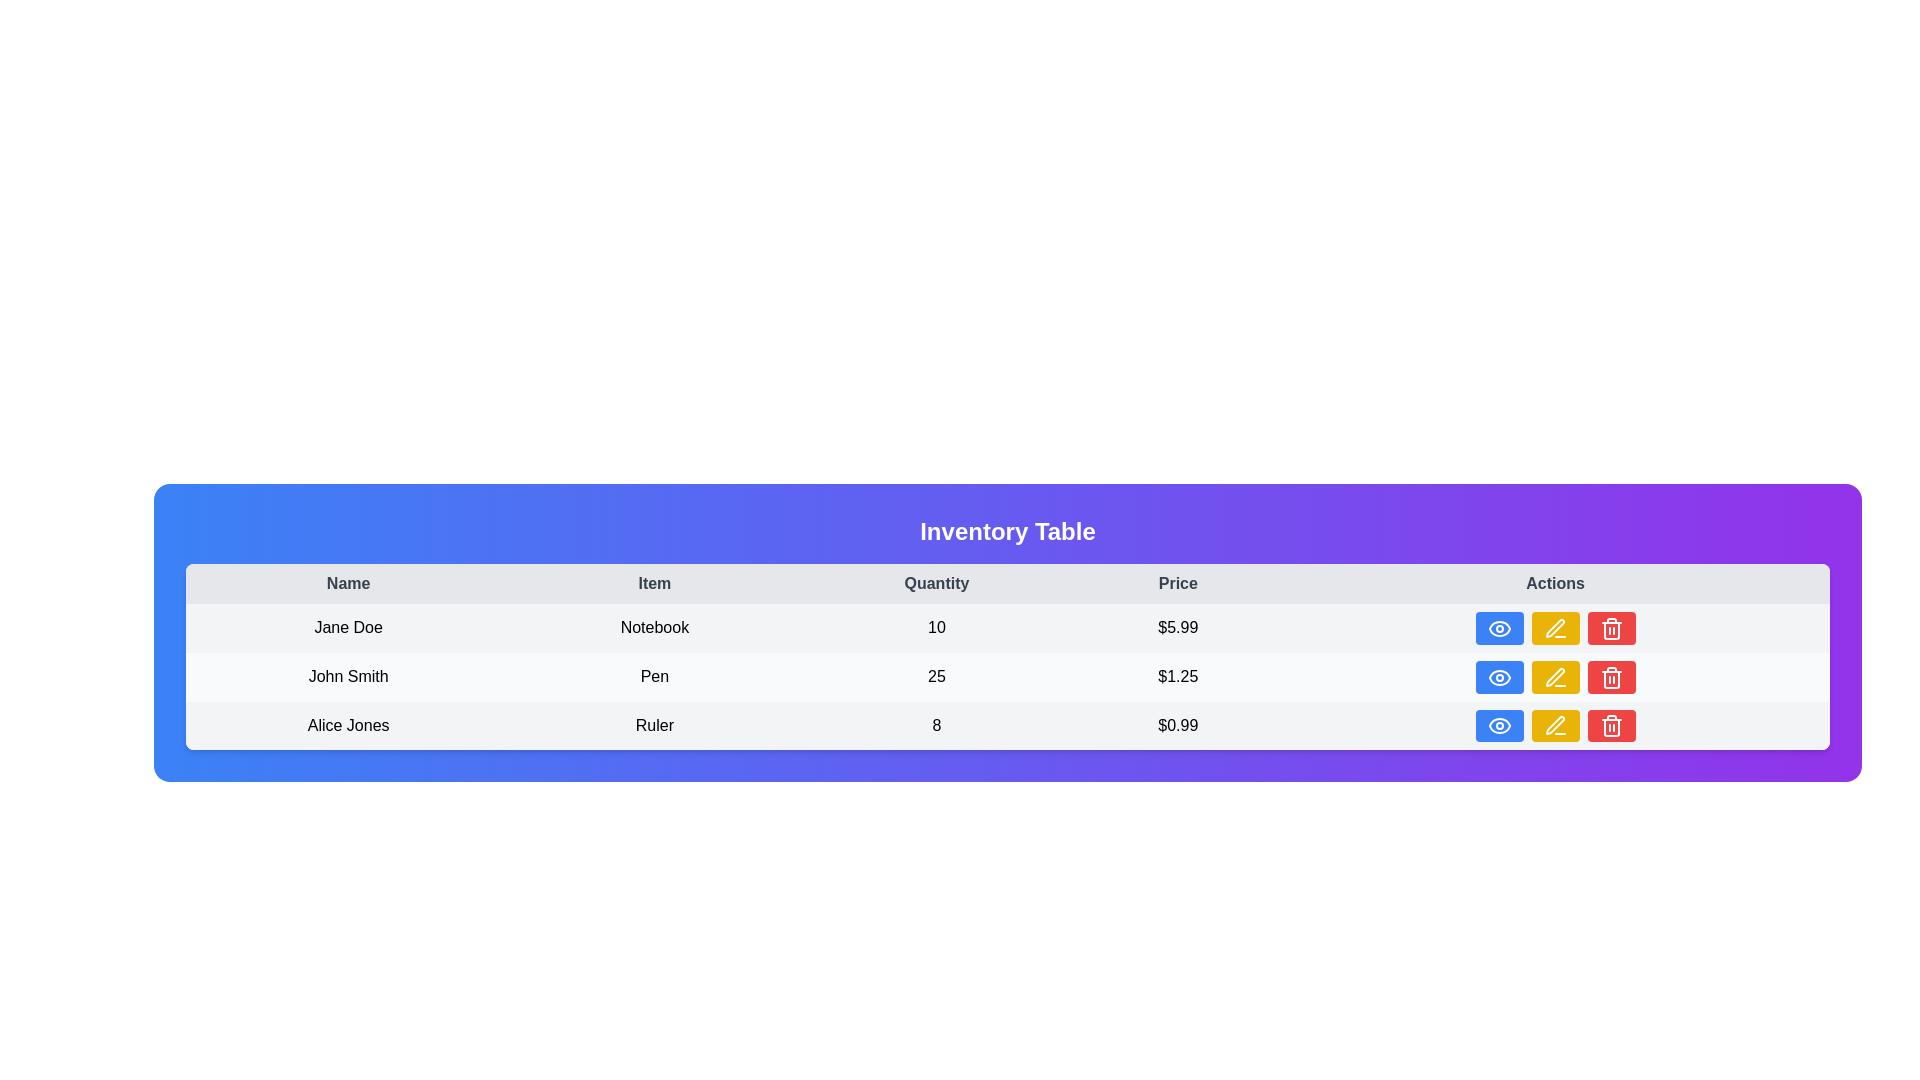 The height and width of the screenshot is (1080, 1920). Describe the element at coordinates (1499, 627) in the screenshot. I see `the Icon Button in the 'Actions' column of the data table for the 'John Smith' entry` at that location.